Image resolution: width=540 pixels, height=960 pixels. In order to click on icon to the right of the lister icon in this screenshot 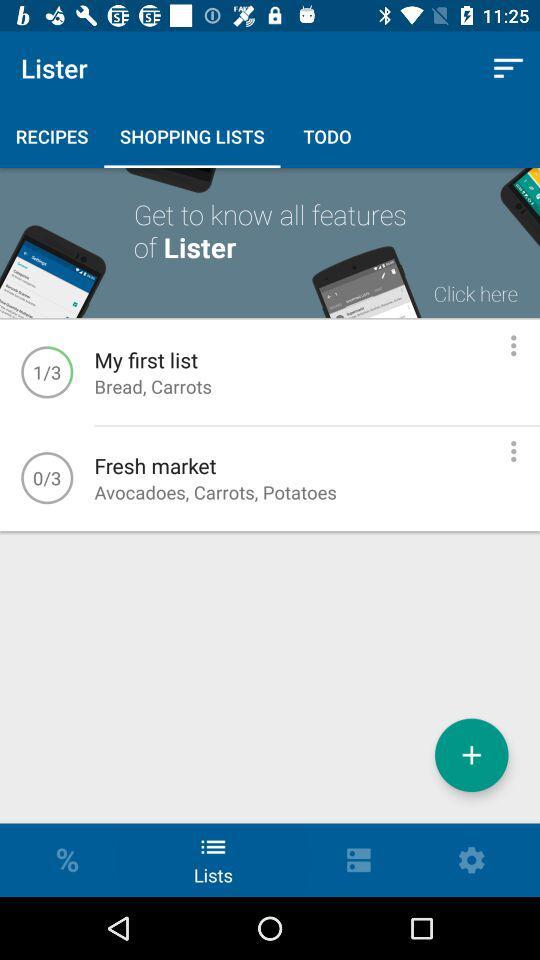, I will do `click(508, 68)`.